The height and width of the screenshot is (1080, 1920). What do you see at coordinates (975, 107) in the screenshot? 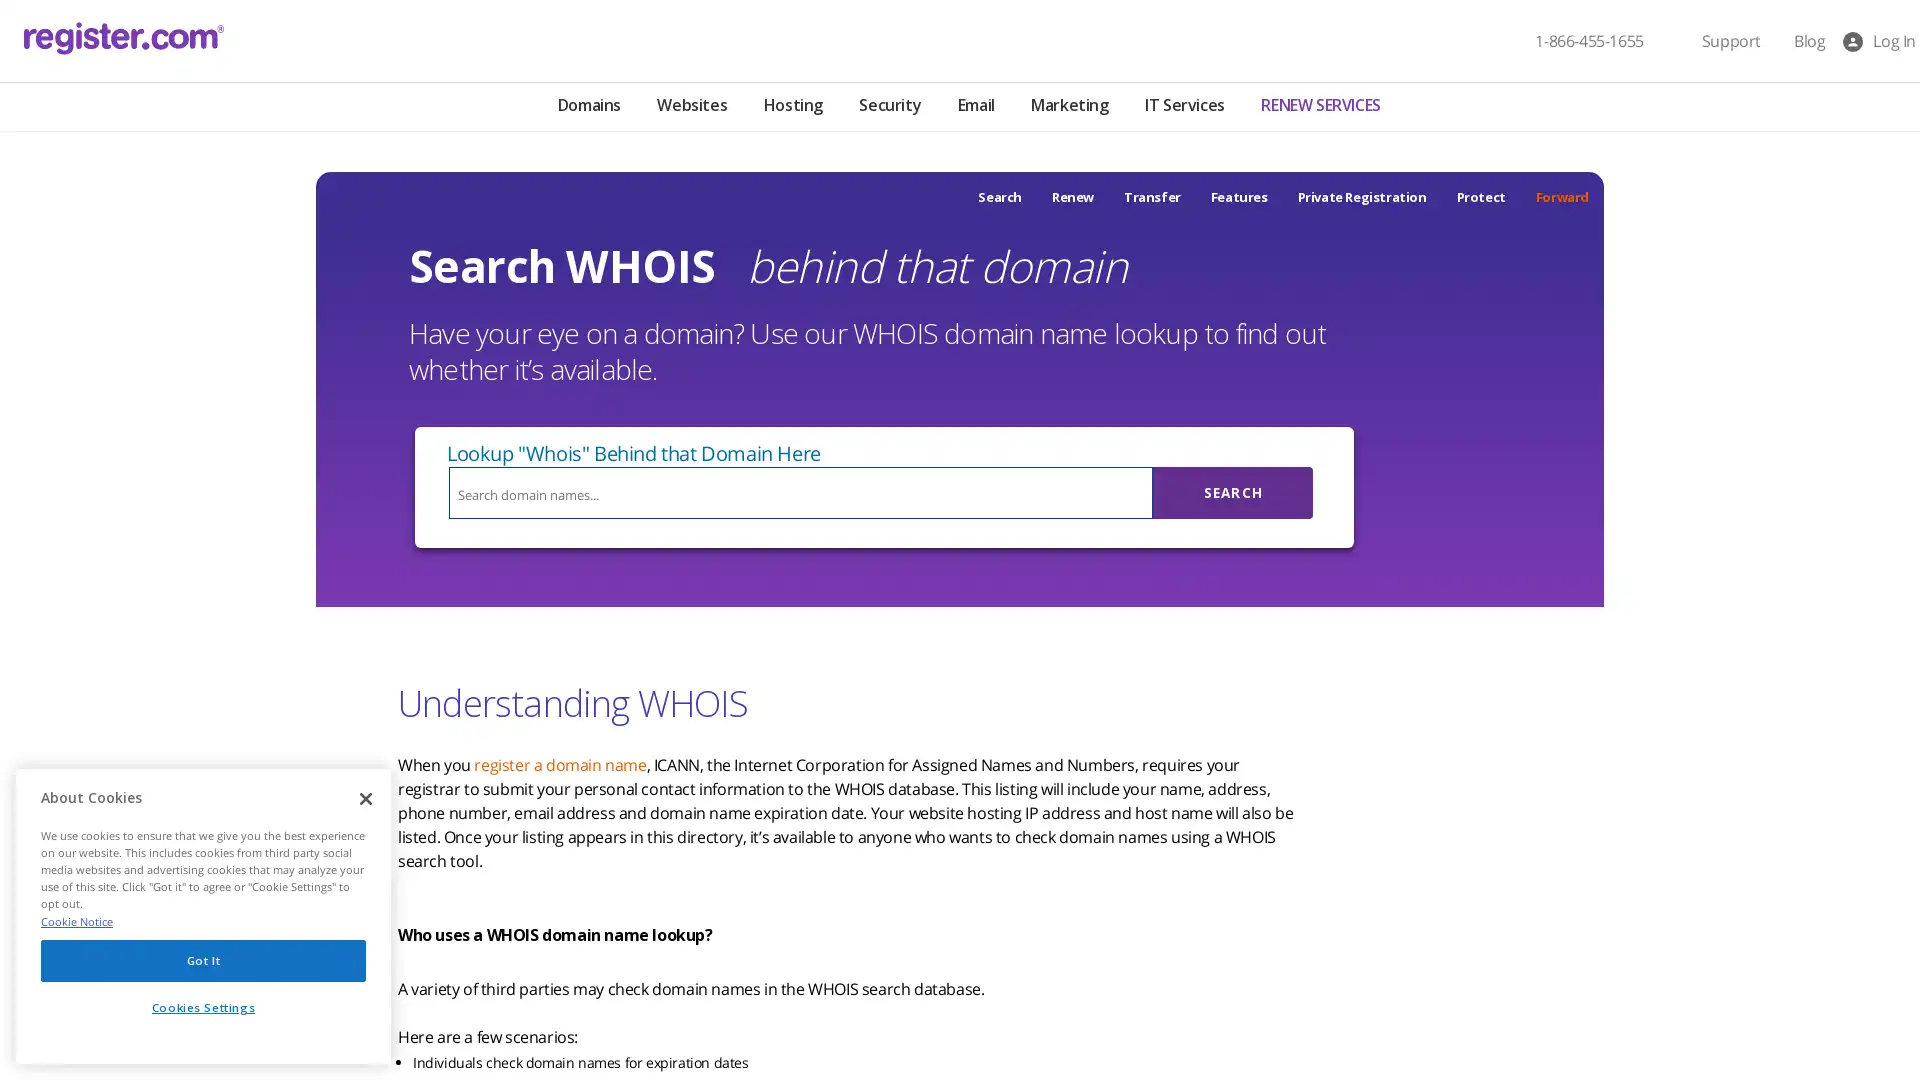
I see `Email` at bounding box center [975, 107].